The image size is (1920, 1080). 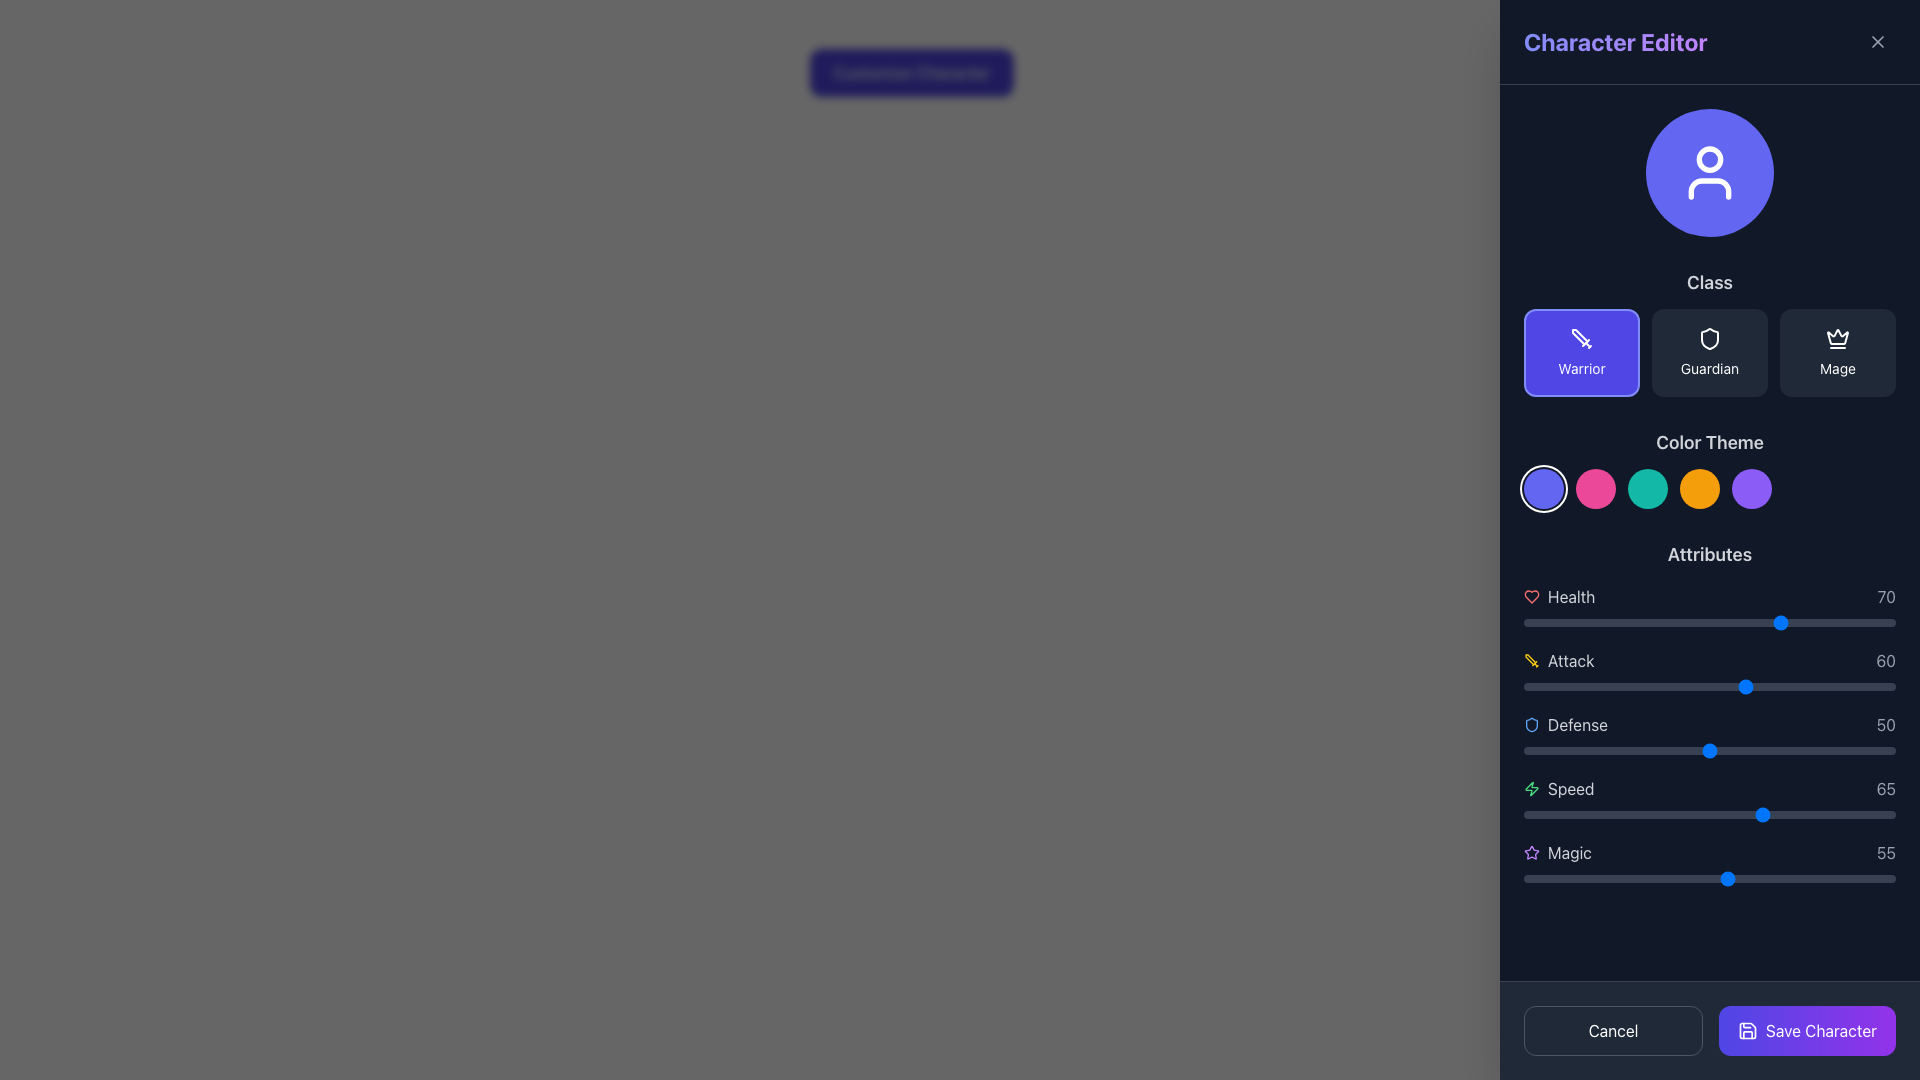 I want to click on the rightmost button in the Class section of the Character Editor, so click(x=1838, y=352).